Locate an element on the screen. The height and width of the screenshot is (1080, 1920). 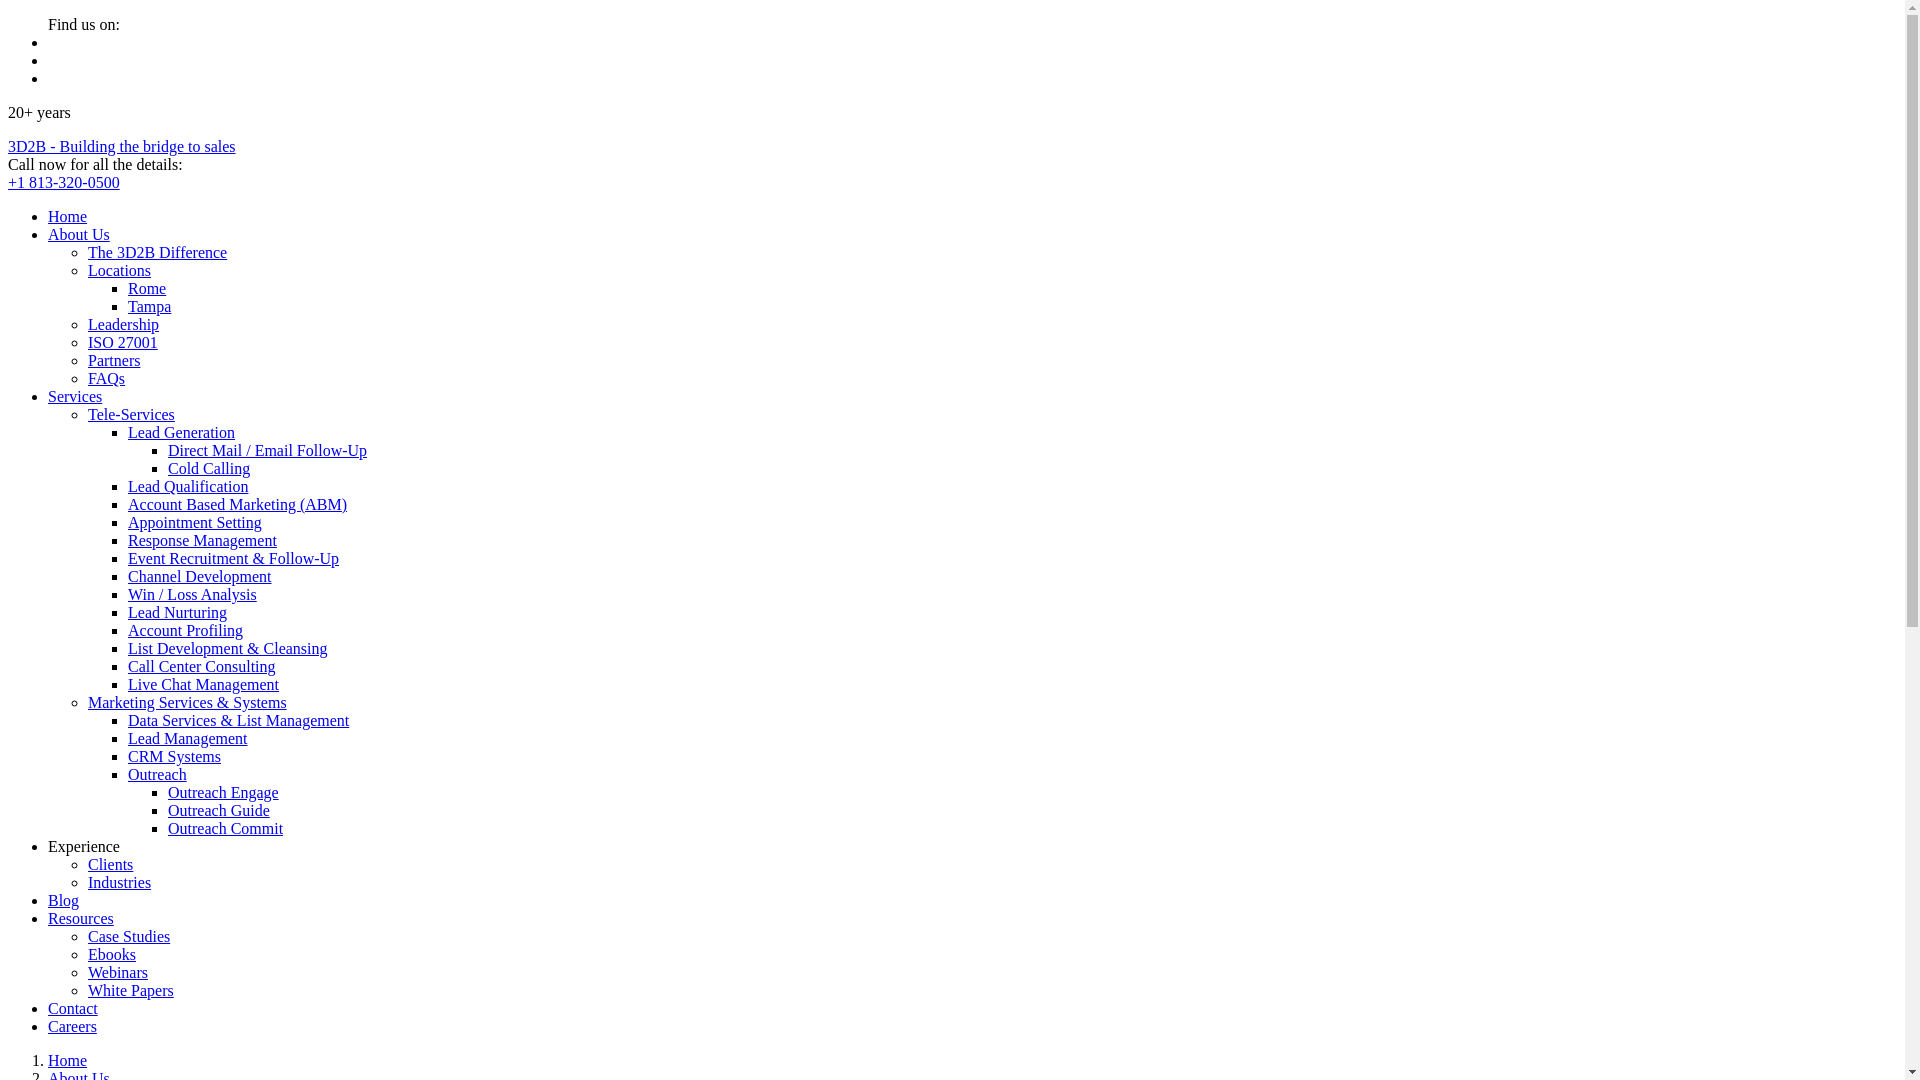
'Contact' is located at coordinates (72, 1008).